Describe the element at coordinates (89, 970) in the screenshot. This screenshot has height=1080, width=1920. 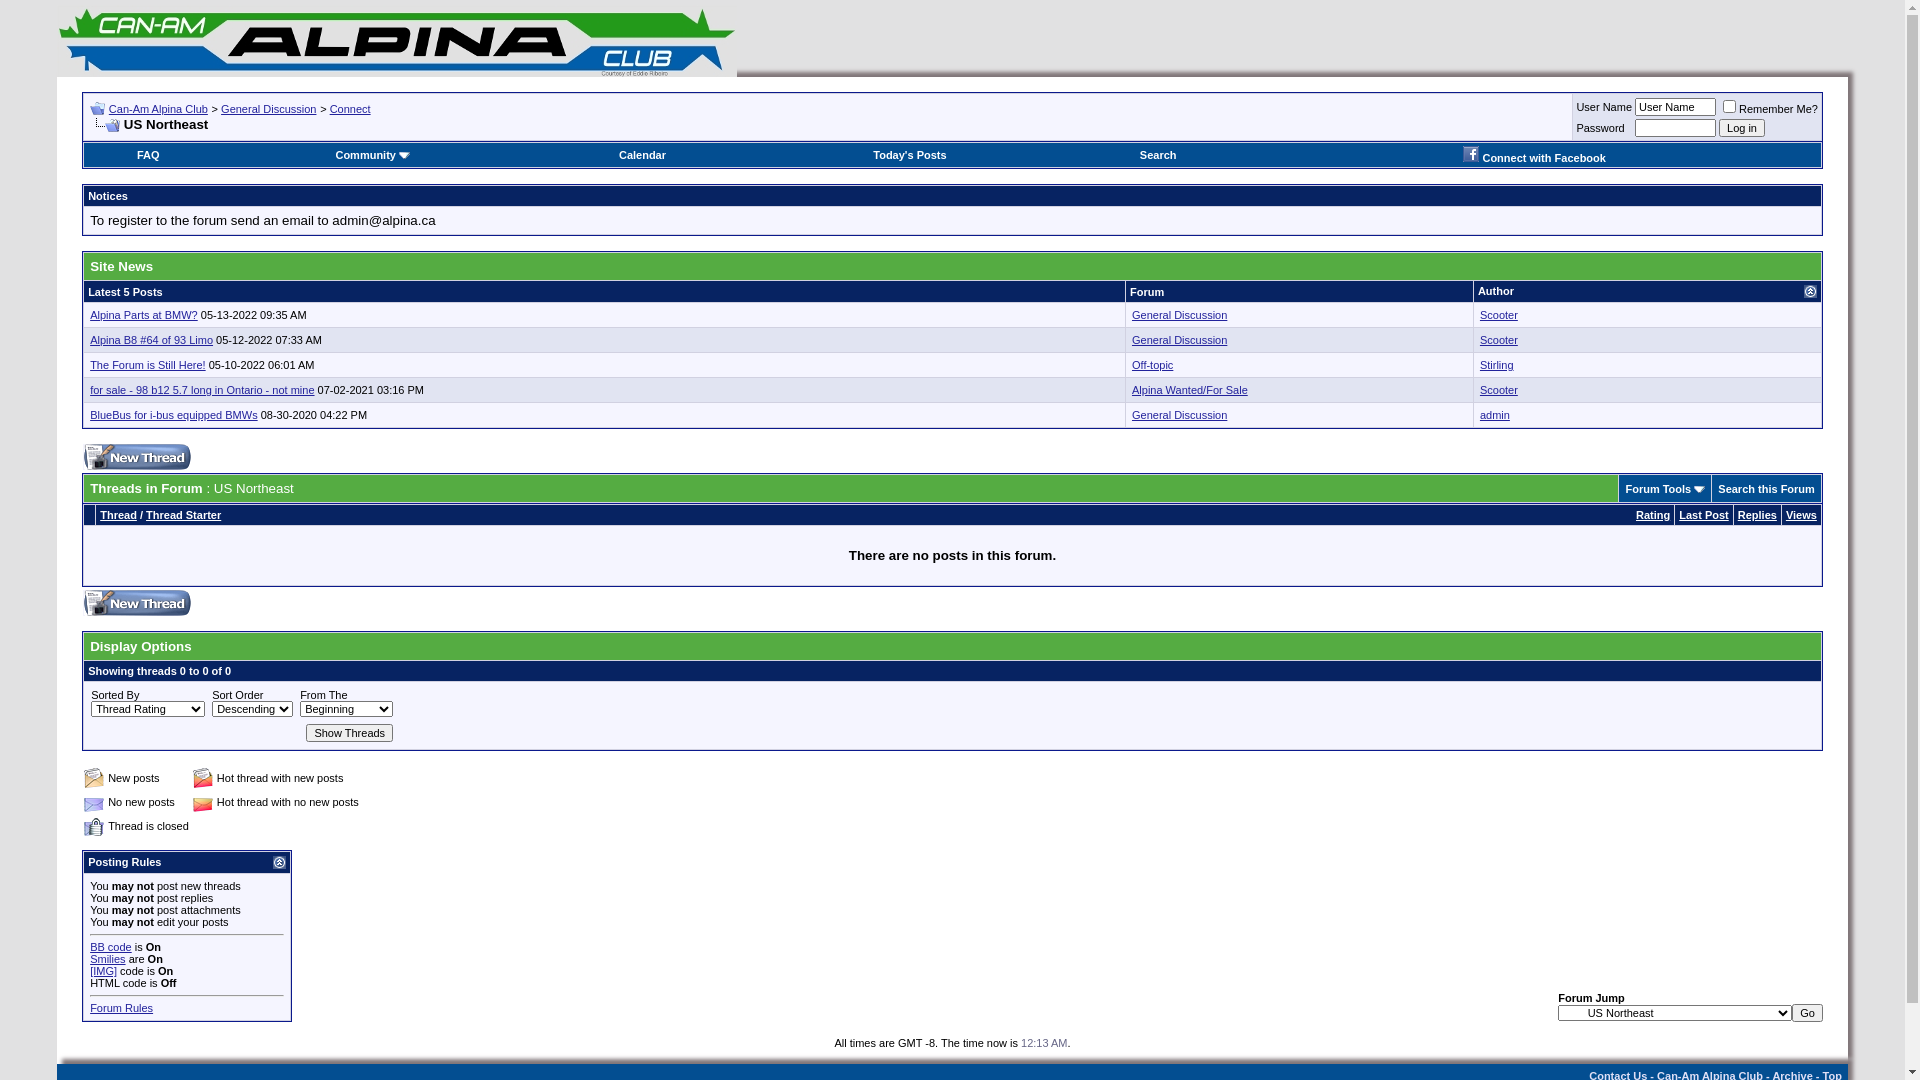
I see `'[IMG]'` at that location.